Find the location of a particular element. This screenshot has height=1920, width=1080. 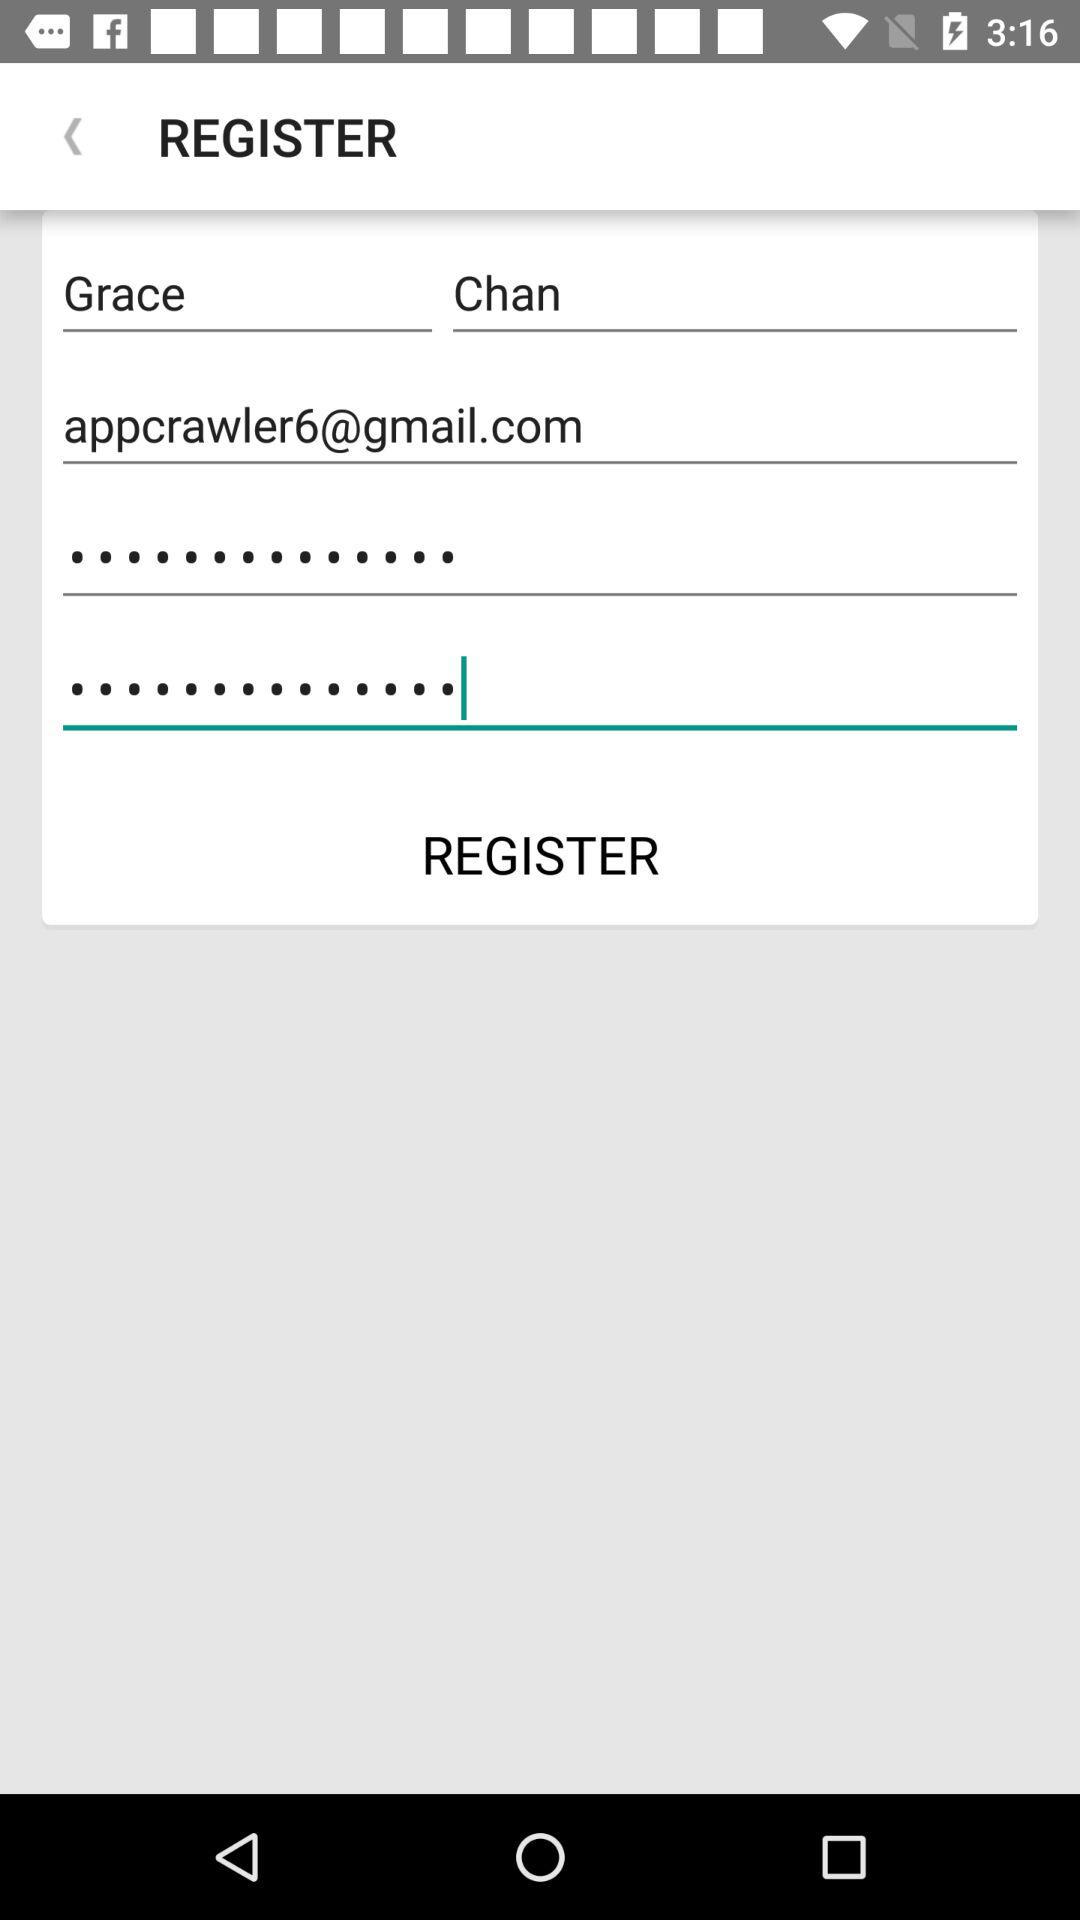

the item to the left of the chan is located at coordinates (246, 292).